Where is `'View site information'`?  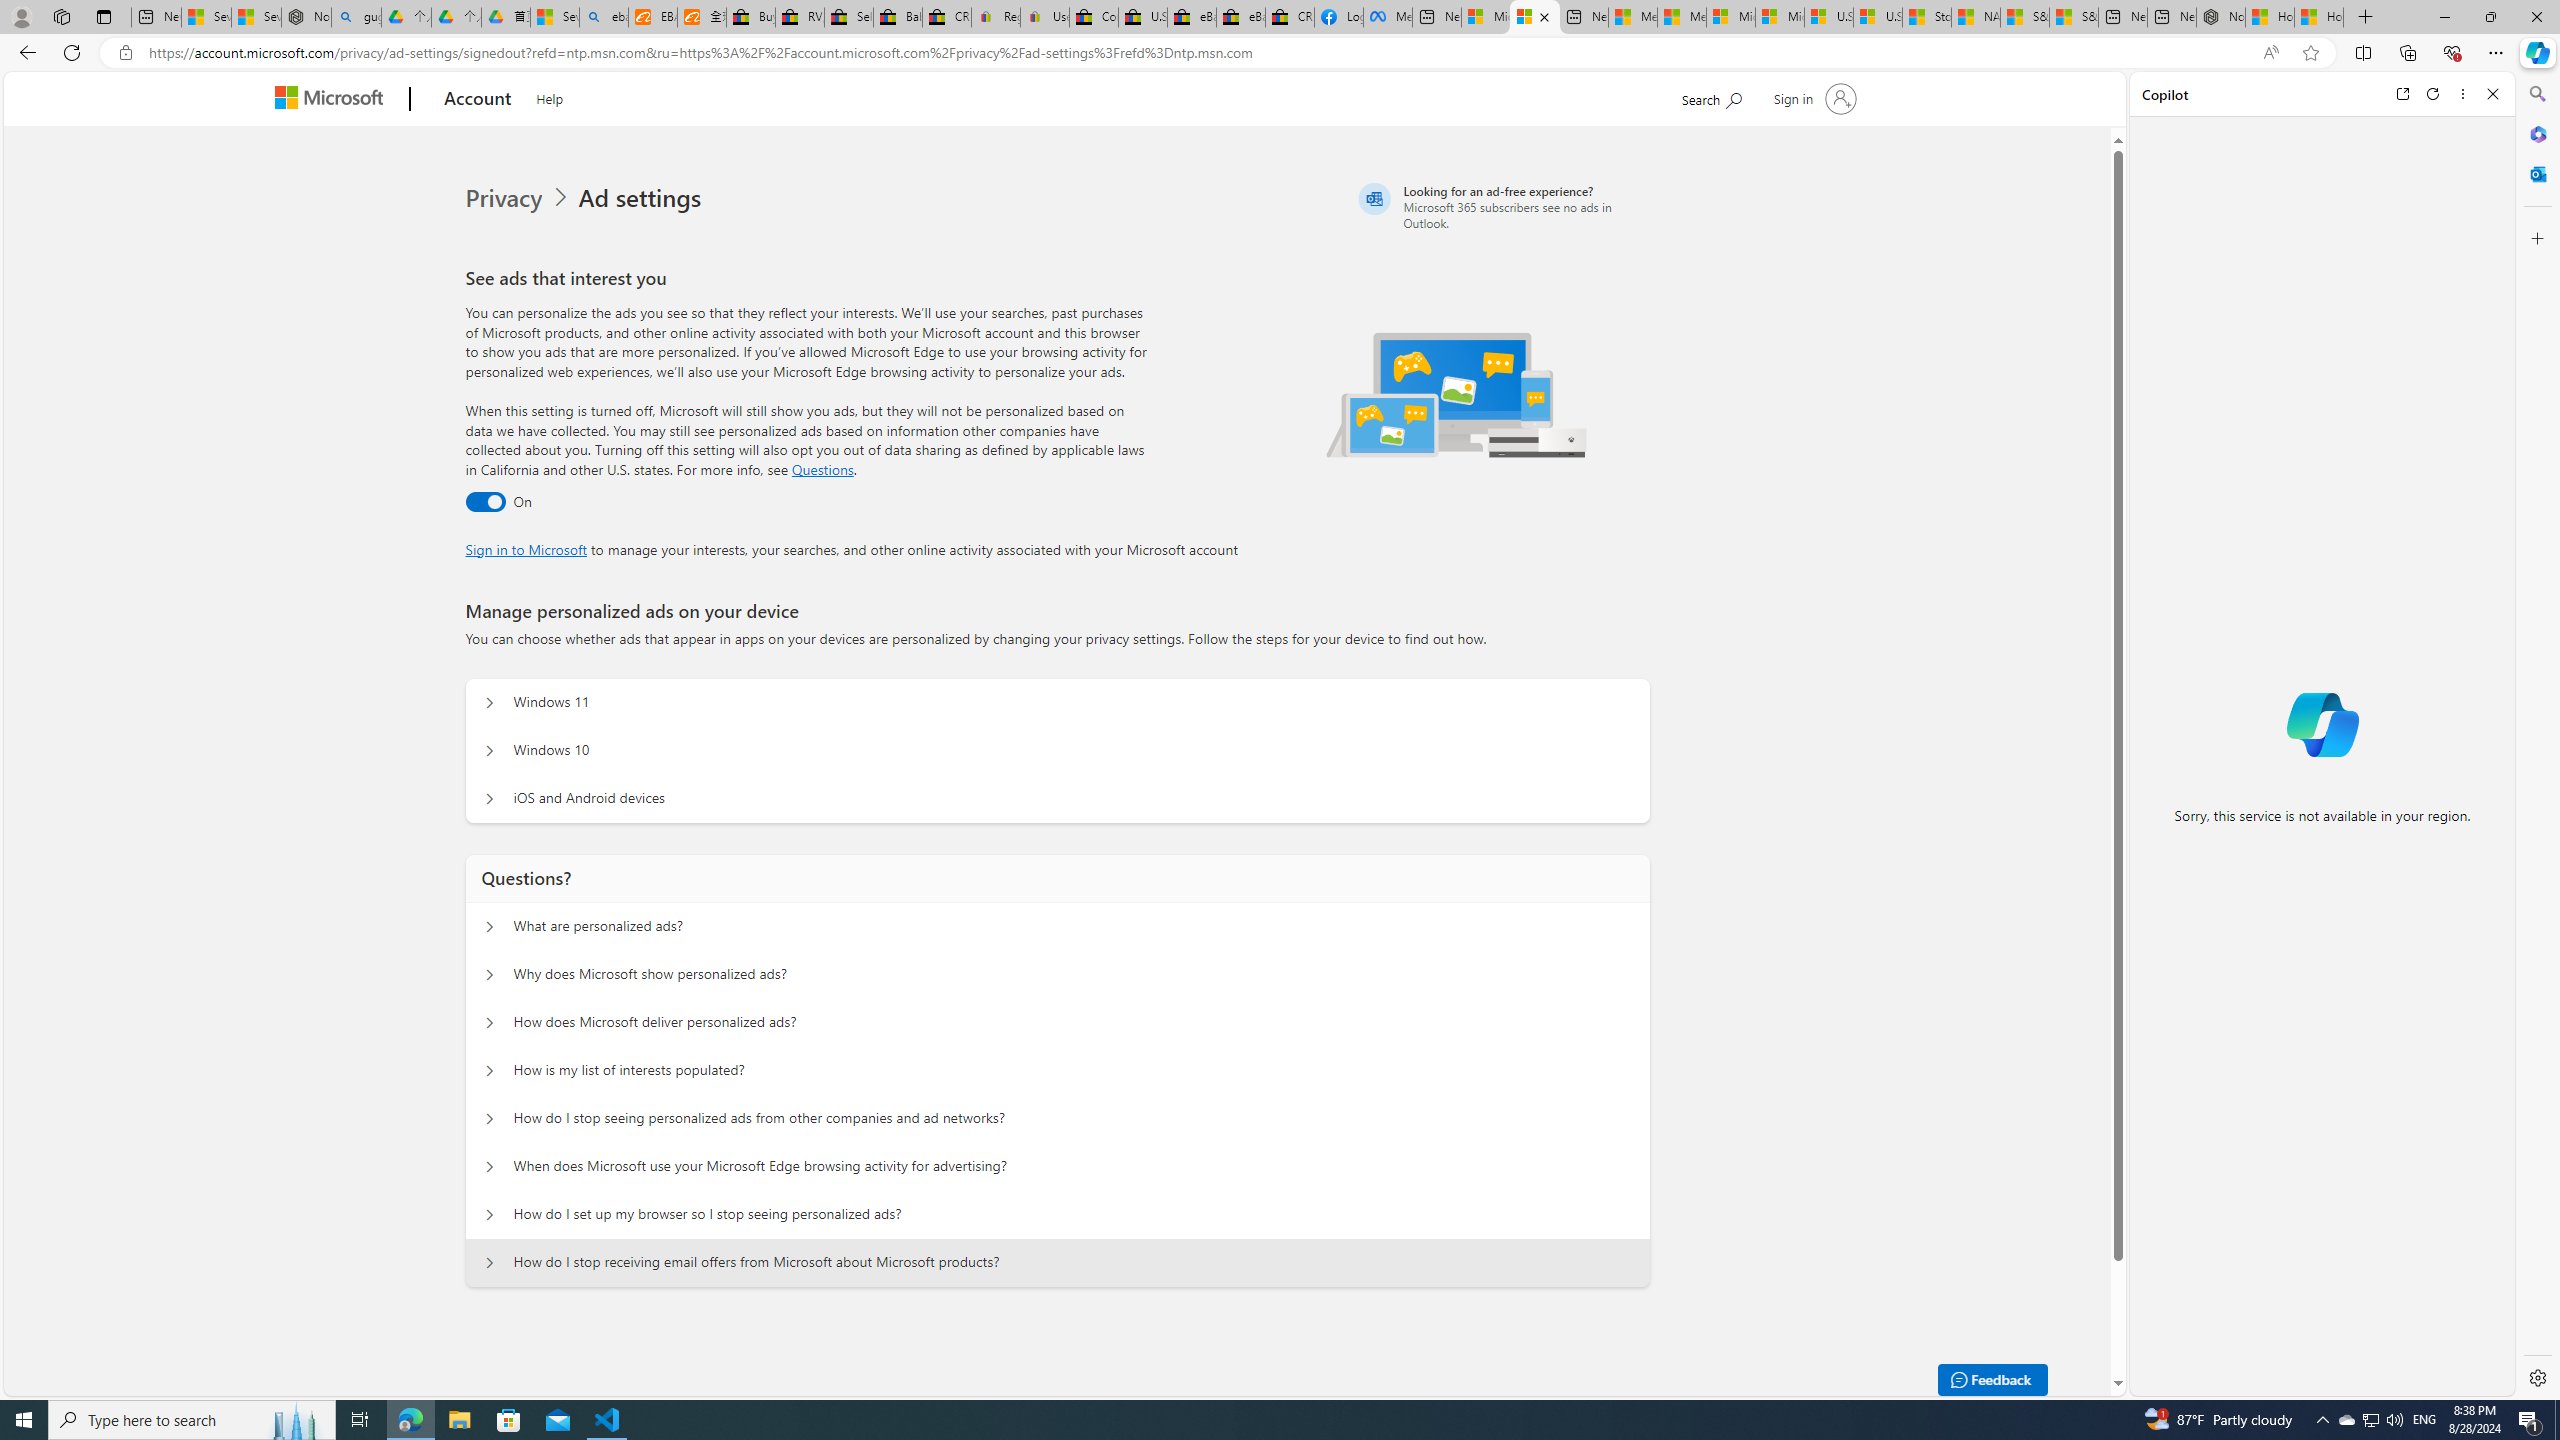
'View site information' is located at coordinates (125, 53).